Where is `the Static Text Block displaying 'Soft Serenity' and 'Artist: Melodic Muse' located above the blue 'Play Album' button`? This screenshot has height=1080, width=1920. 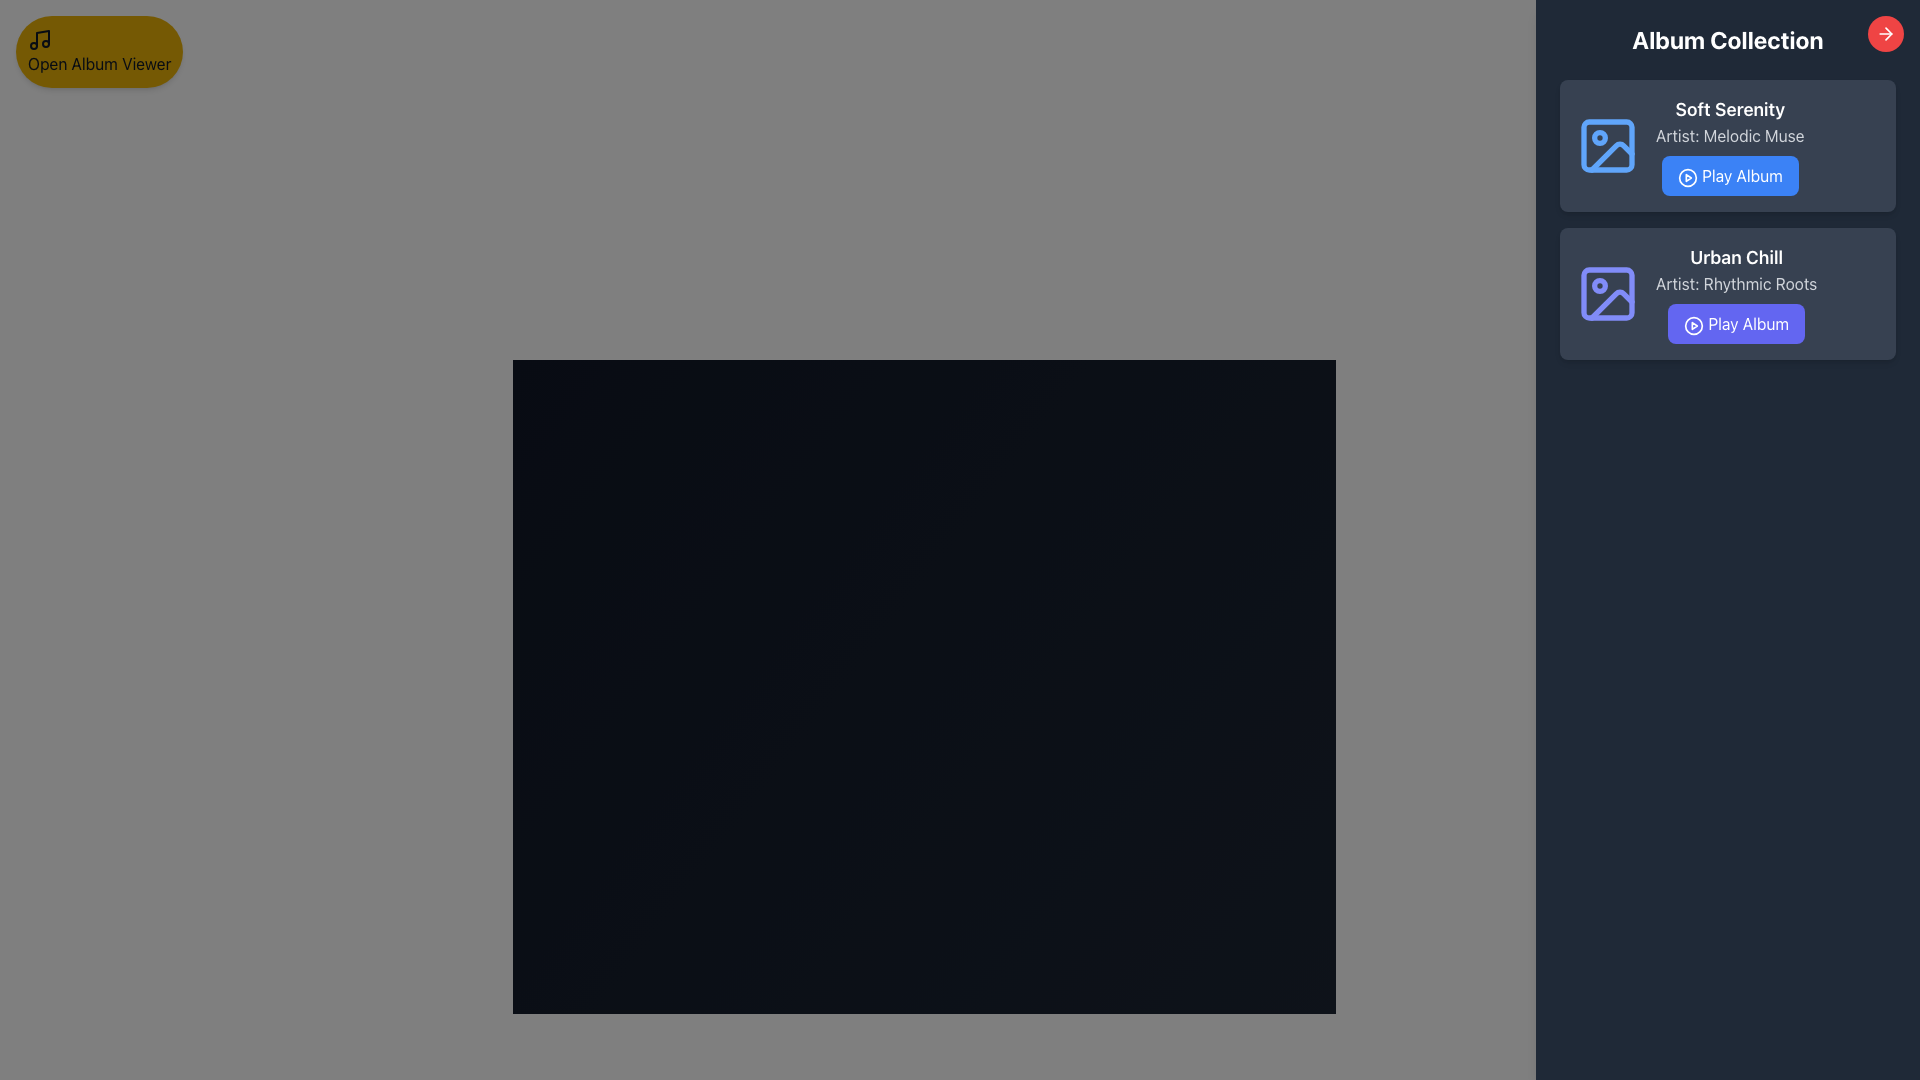 the Static Text Block displaying 'Soft Serenity' and 'Artist: Melodic Muse' located above the blue 'Play Album' button is located at coordinates (1729, 145).